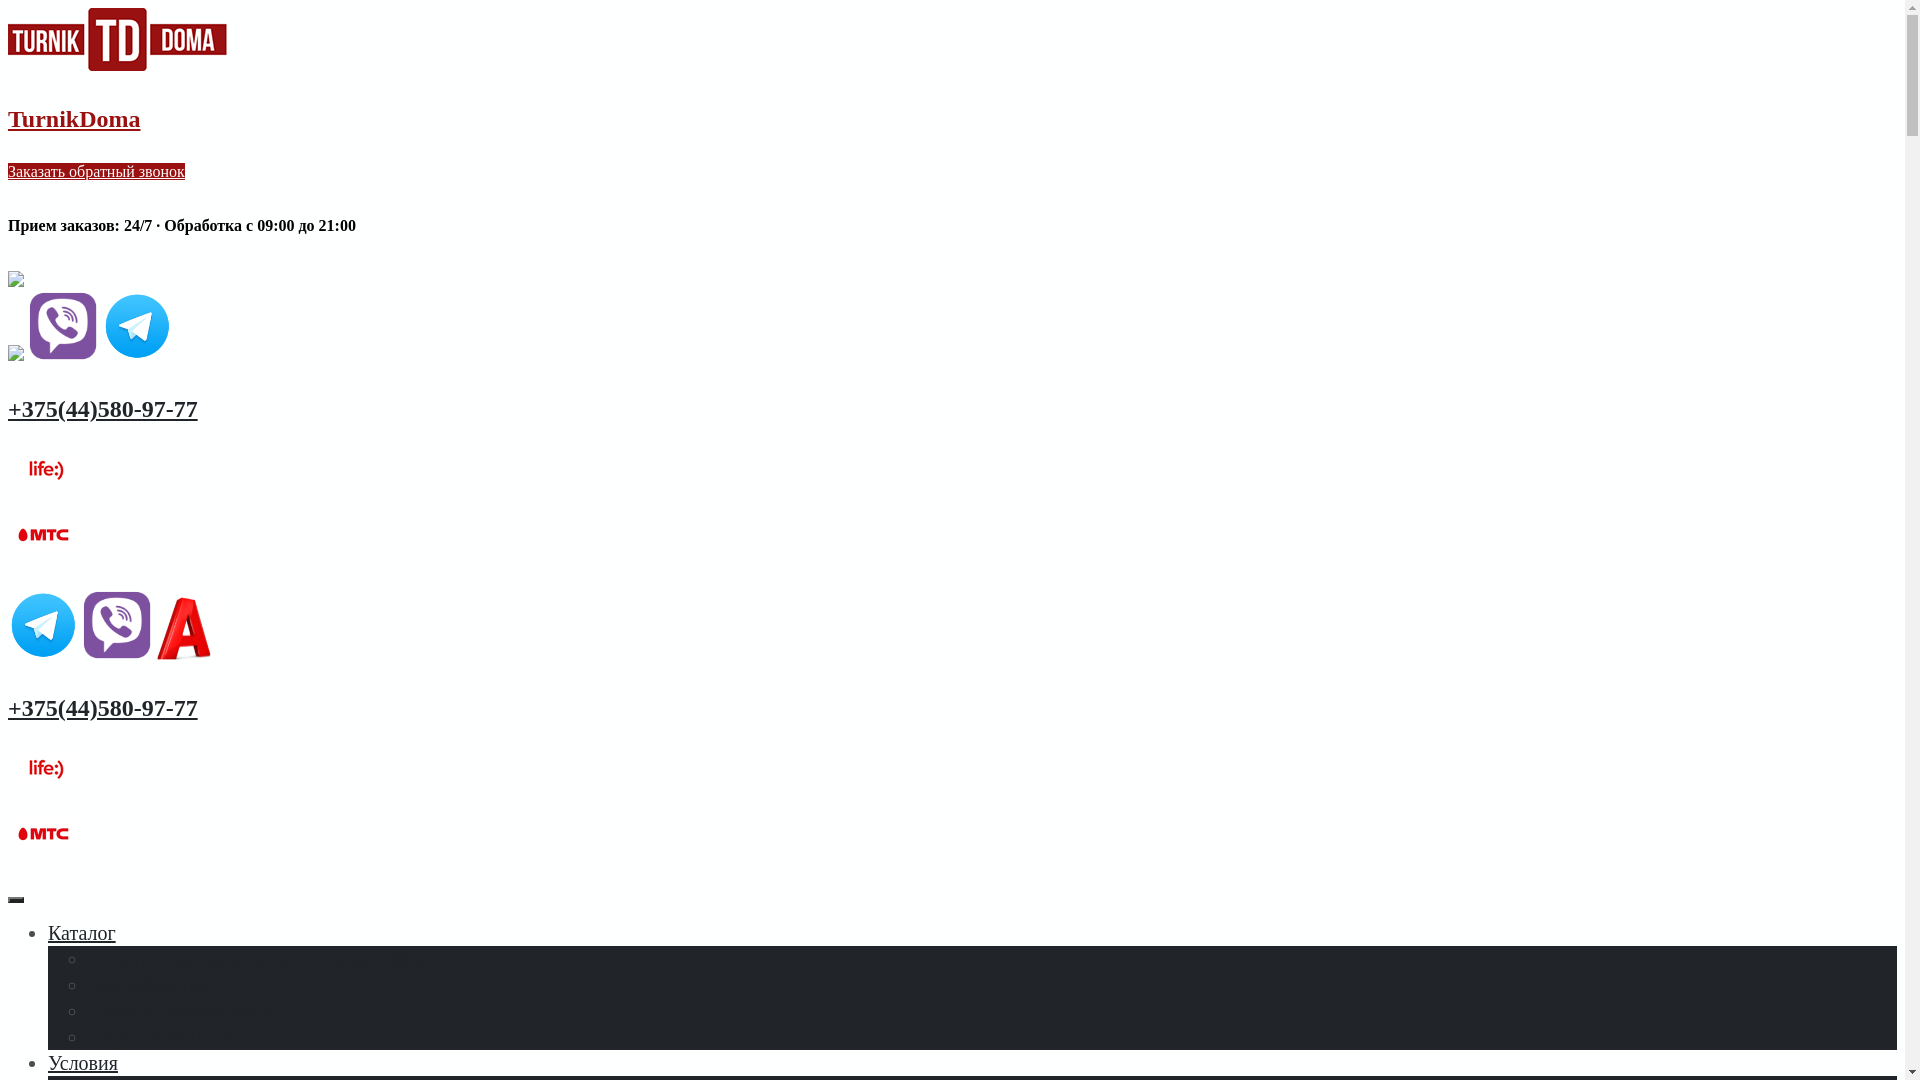 The width and height of the screenshot is (1920, 1080). Describe the element at coordinates (8, 407) in the screenshot. I see `'+375(44)580-97-77'` at that location.